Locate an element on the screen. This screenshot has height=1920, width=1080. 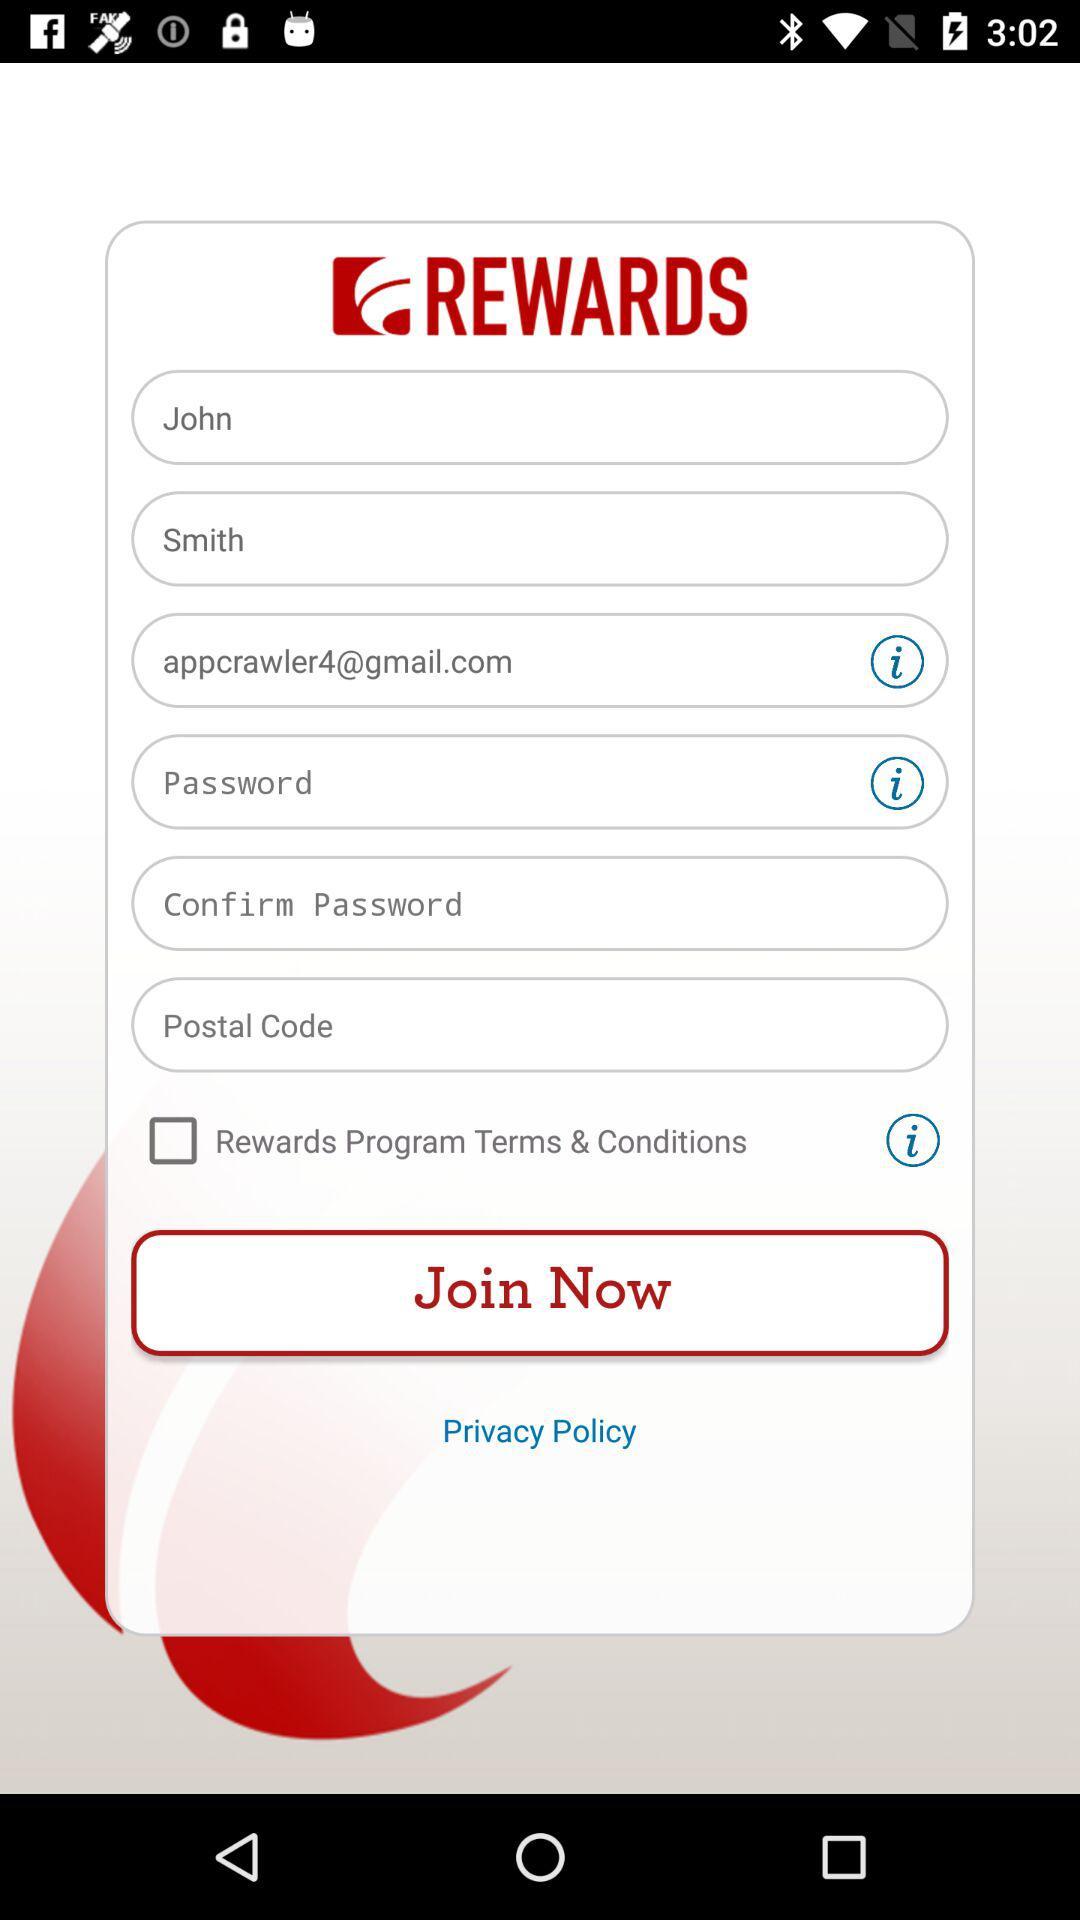
the appcrawler4@gmail.com icon is located at coordinates (540, 660).